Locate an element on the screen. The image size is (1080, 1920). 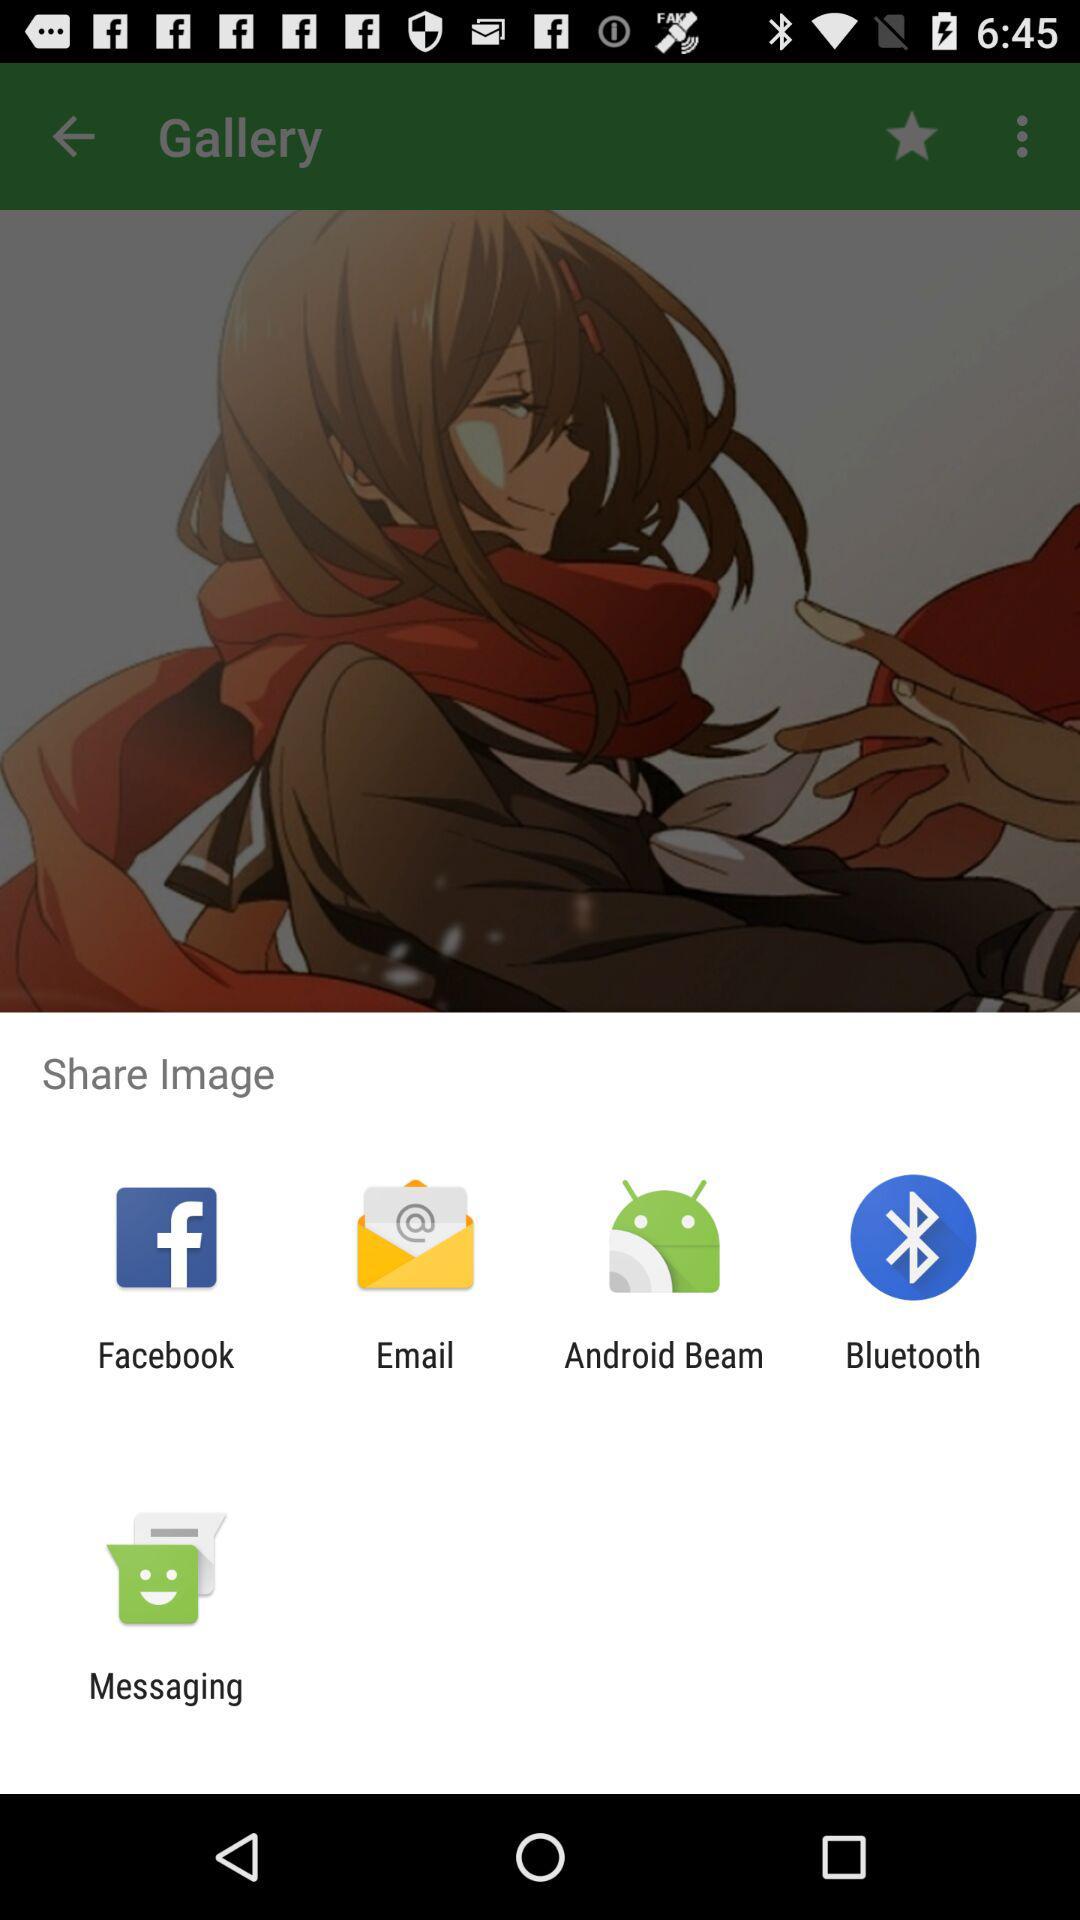
bluetooth item is located at coordinates (913, 1374).